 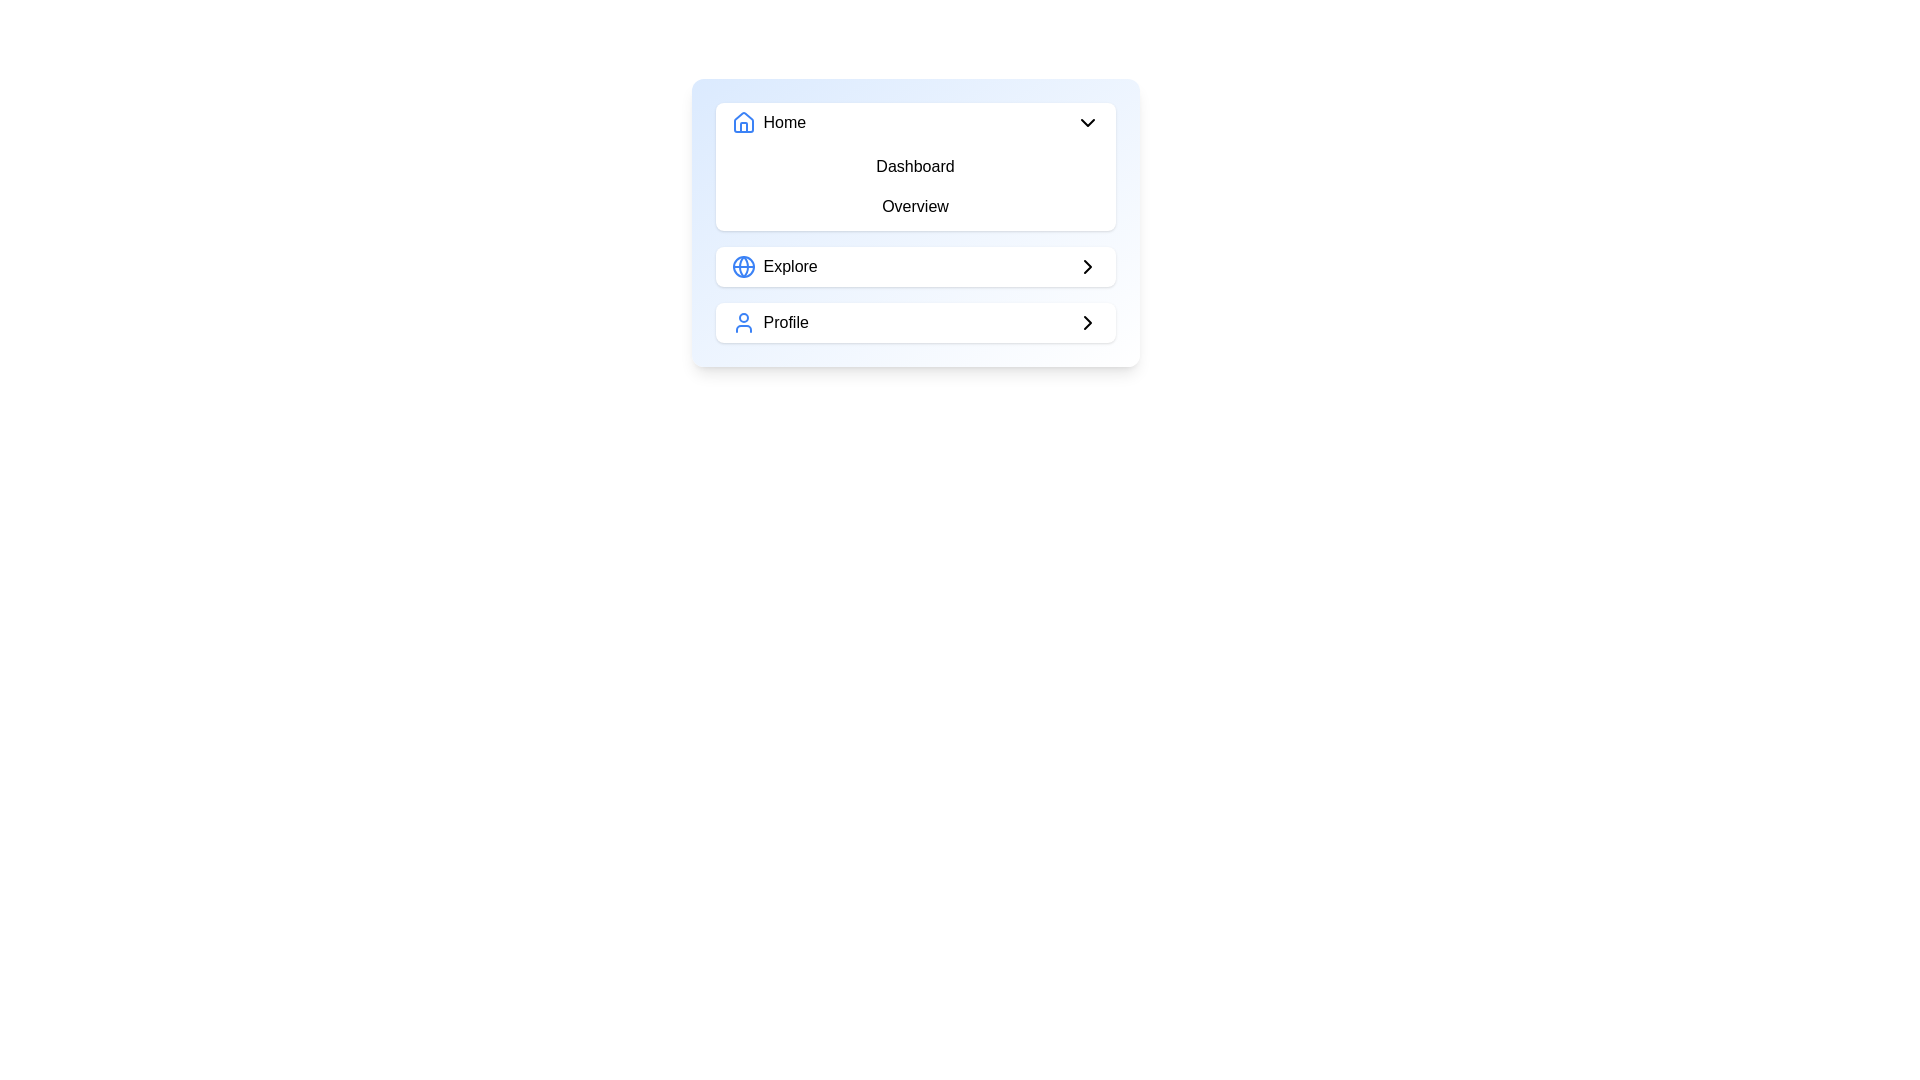 What do you see at coordinates (914, 265) in the screenshot?
I see `the navigation button located centrally in the item list interface, positioned below 'Dashboard' and 'Overview', and above 'Profile'` at bounding box center [914, 265].